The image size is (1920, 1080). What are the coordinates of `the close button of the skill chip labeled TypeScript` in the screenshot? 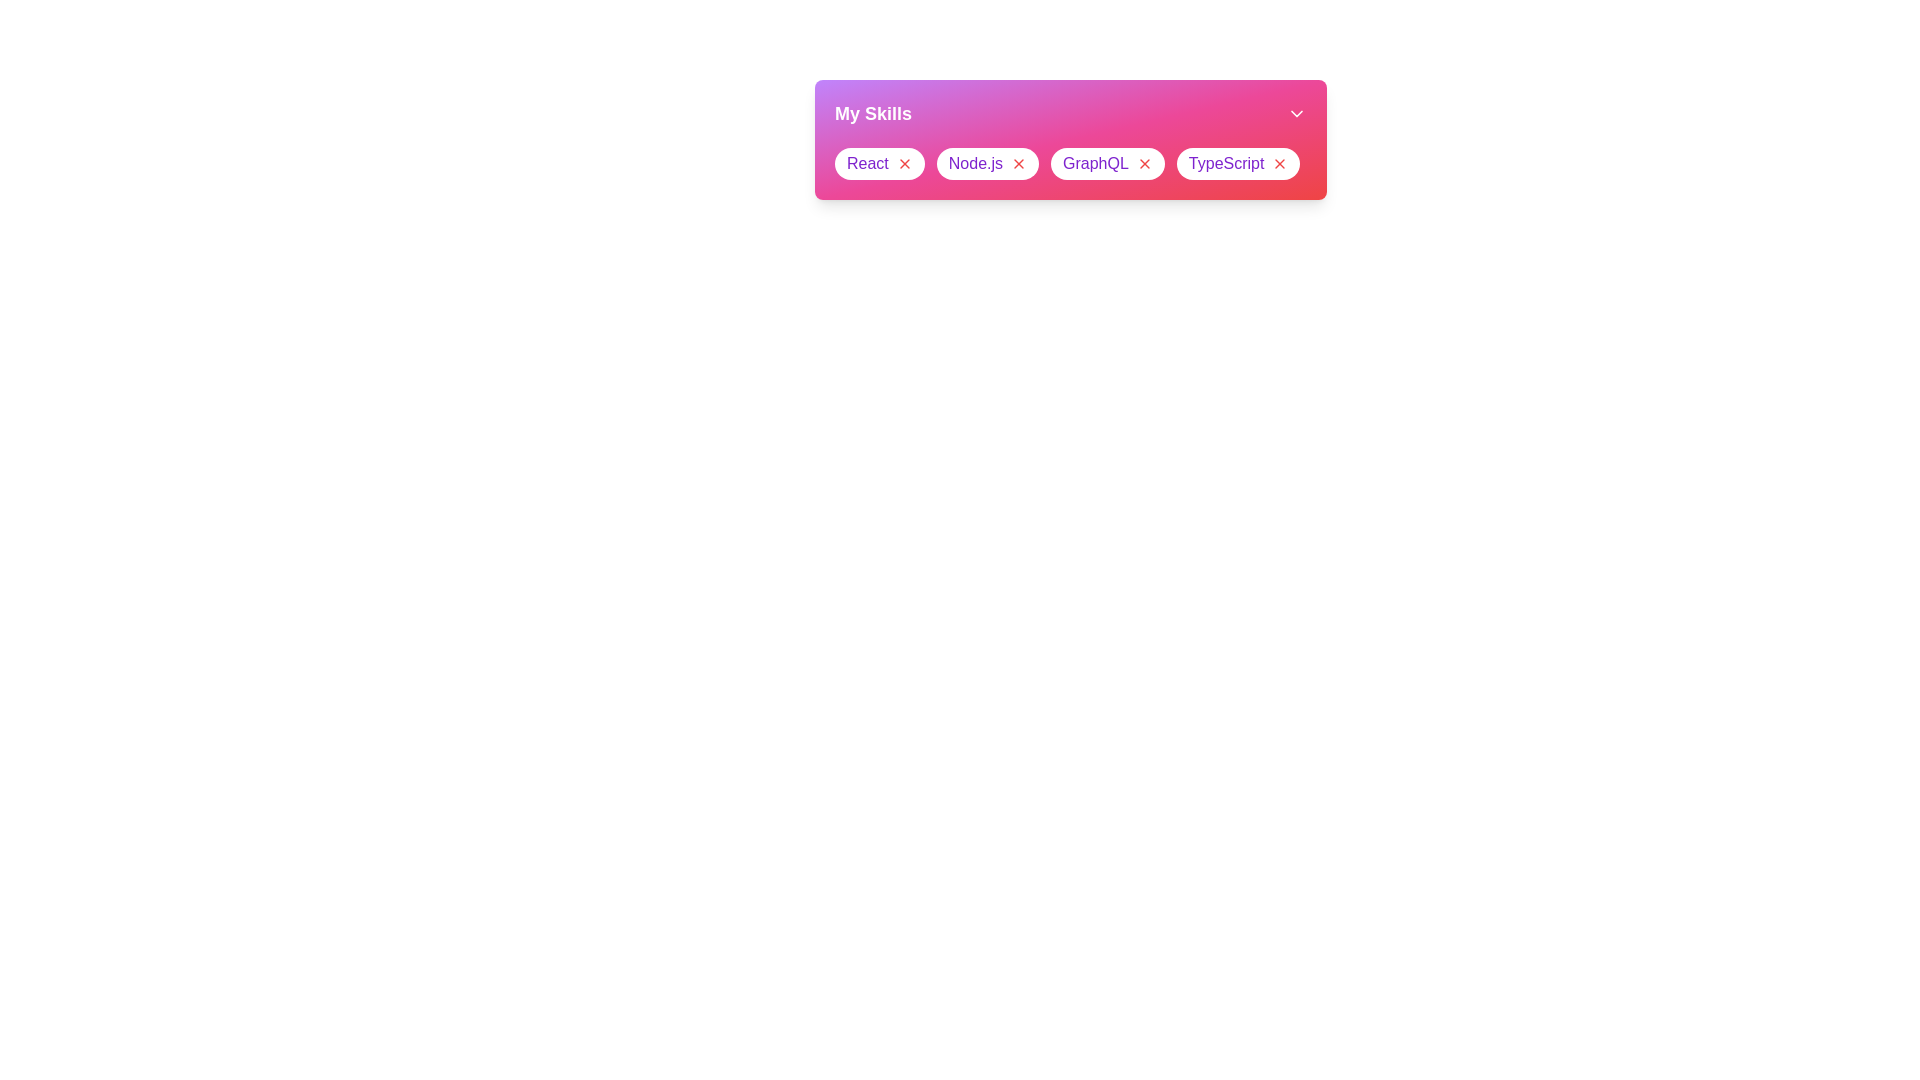 It's located at (1280, 163).